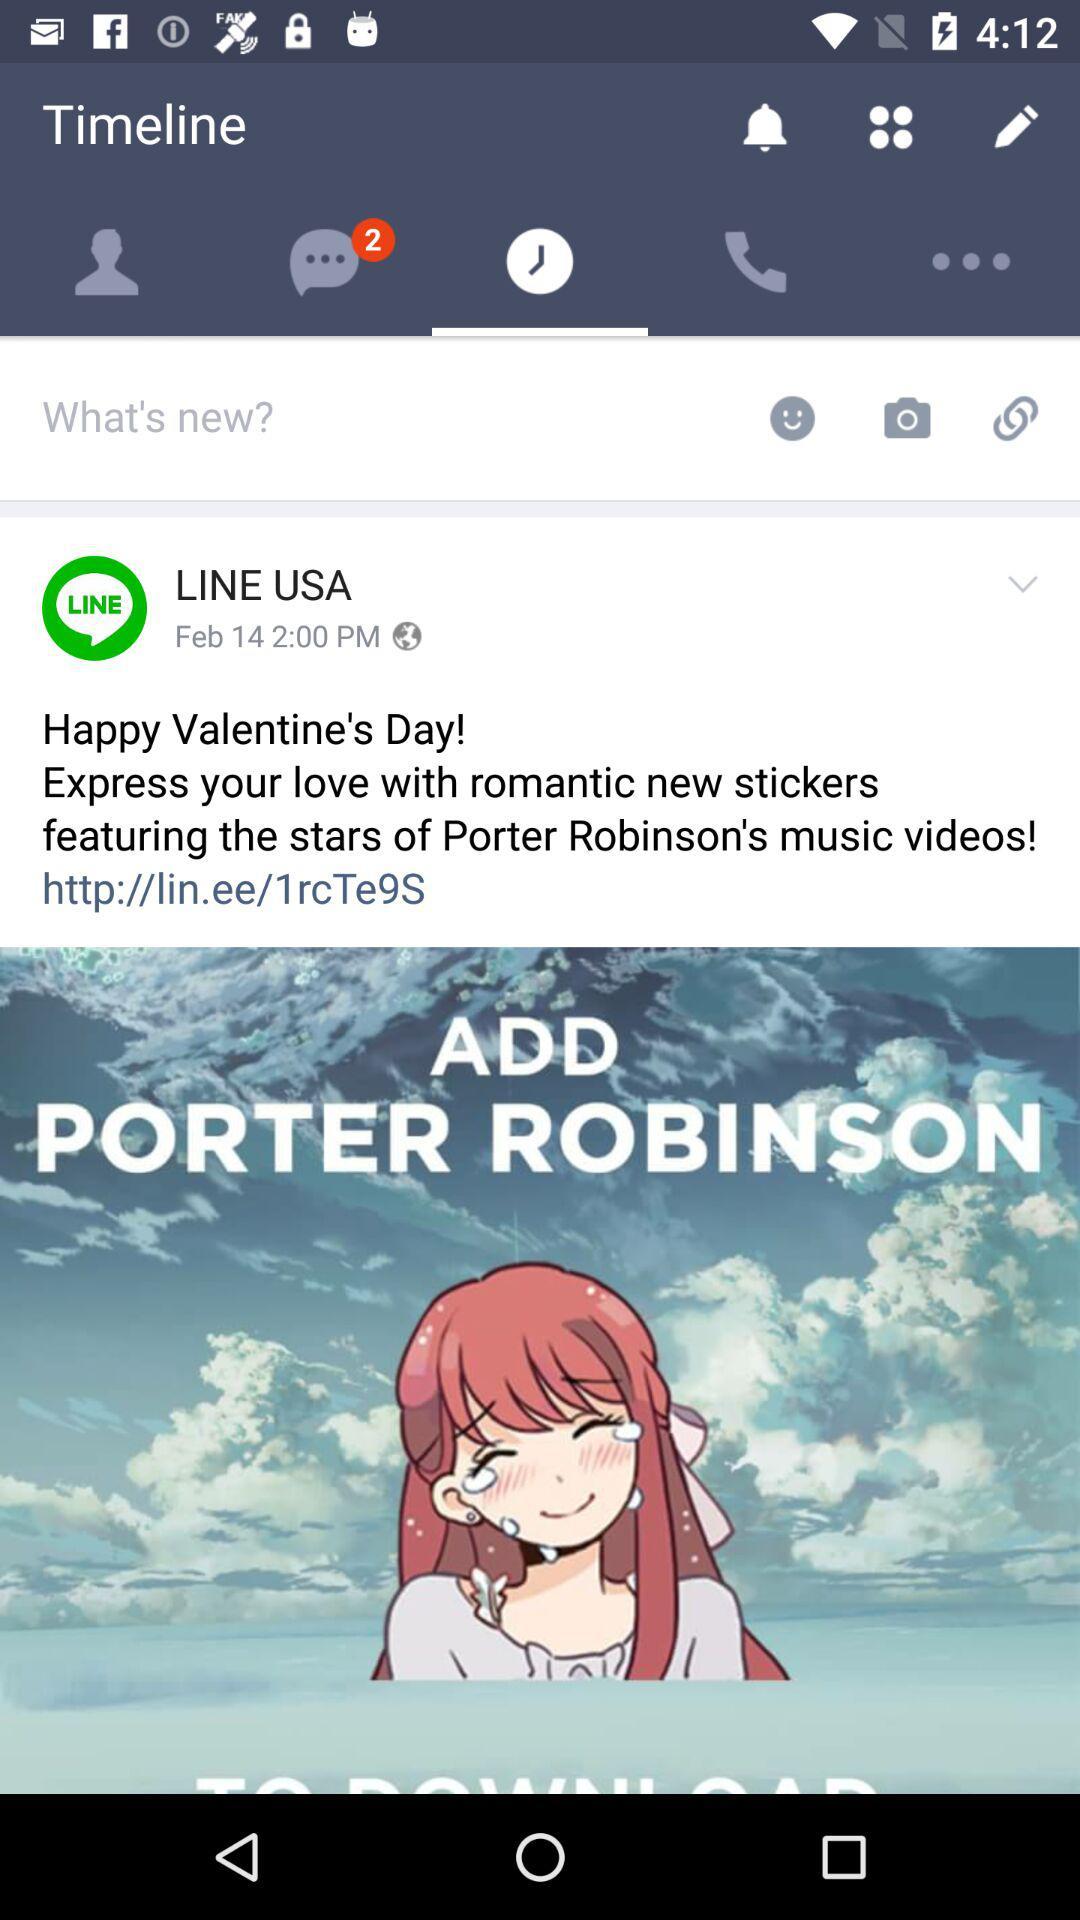 The image size is (1080, 1920). What do you see at coordinates (971, 261) in the screenshot?
I see `the more icon` at bounding box center [971, 261].